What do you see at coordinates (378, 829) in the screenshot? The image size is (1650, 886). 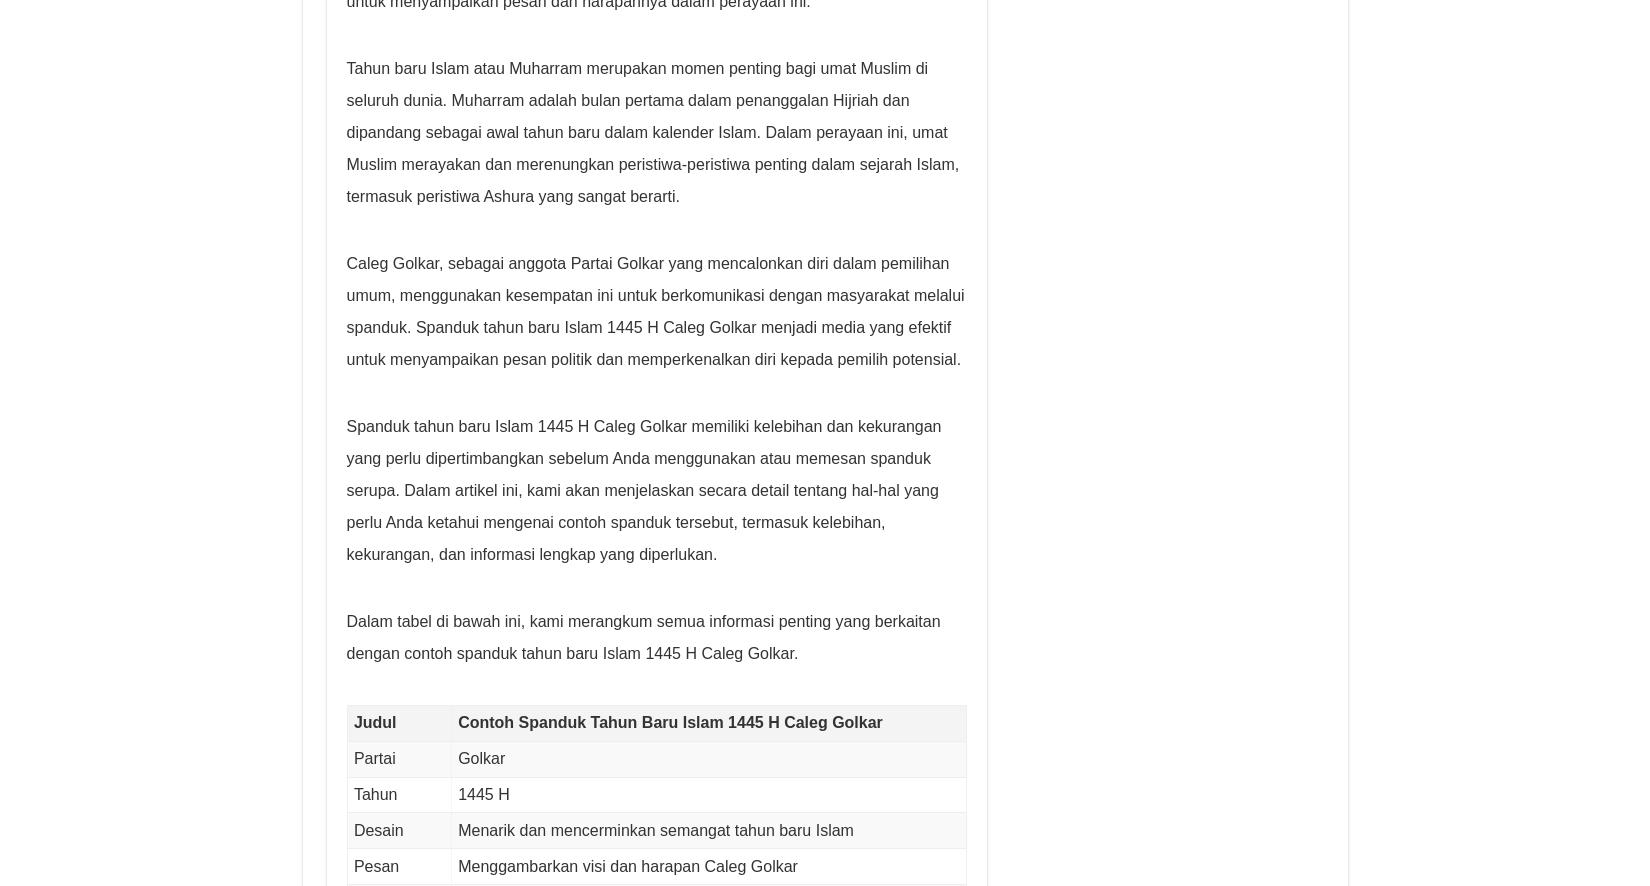 I see `'Desain'` at bounding box center [378, 829].